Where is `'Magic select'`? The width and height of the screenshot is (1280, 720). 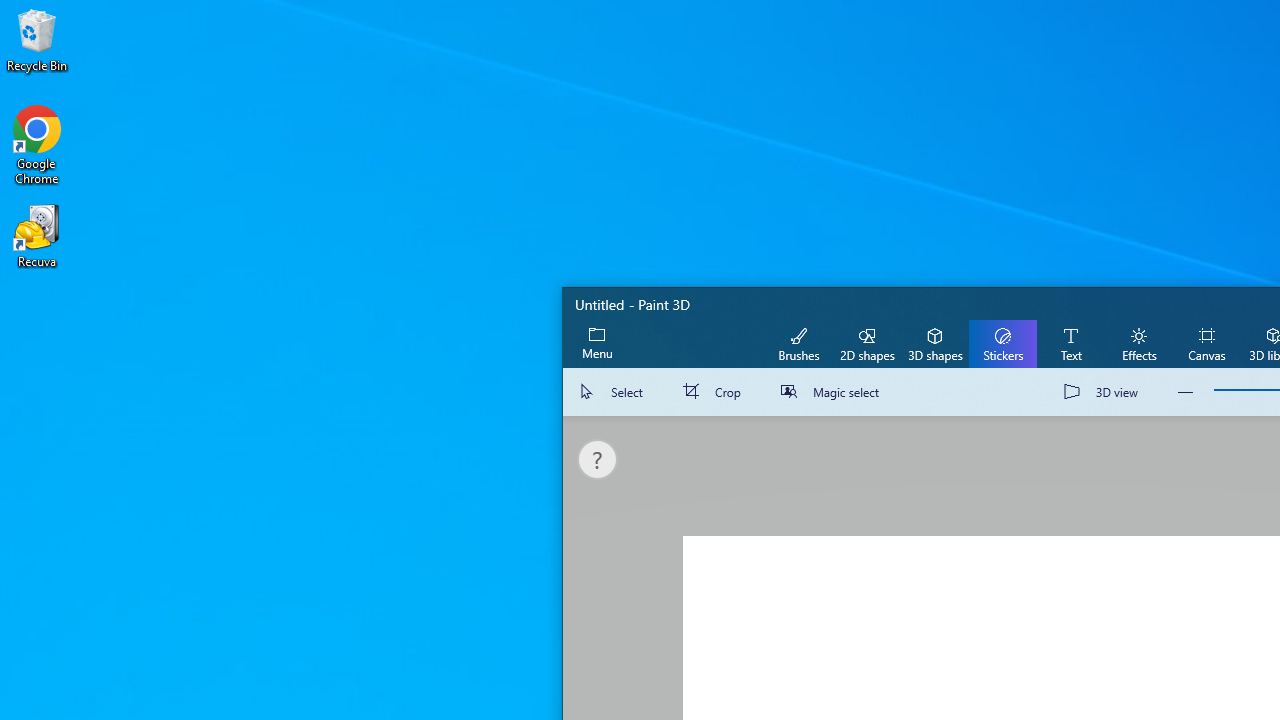 'Magic select' is located at coordinates (833, 392).